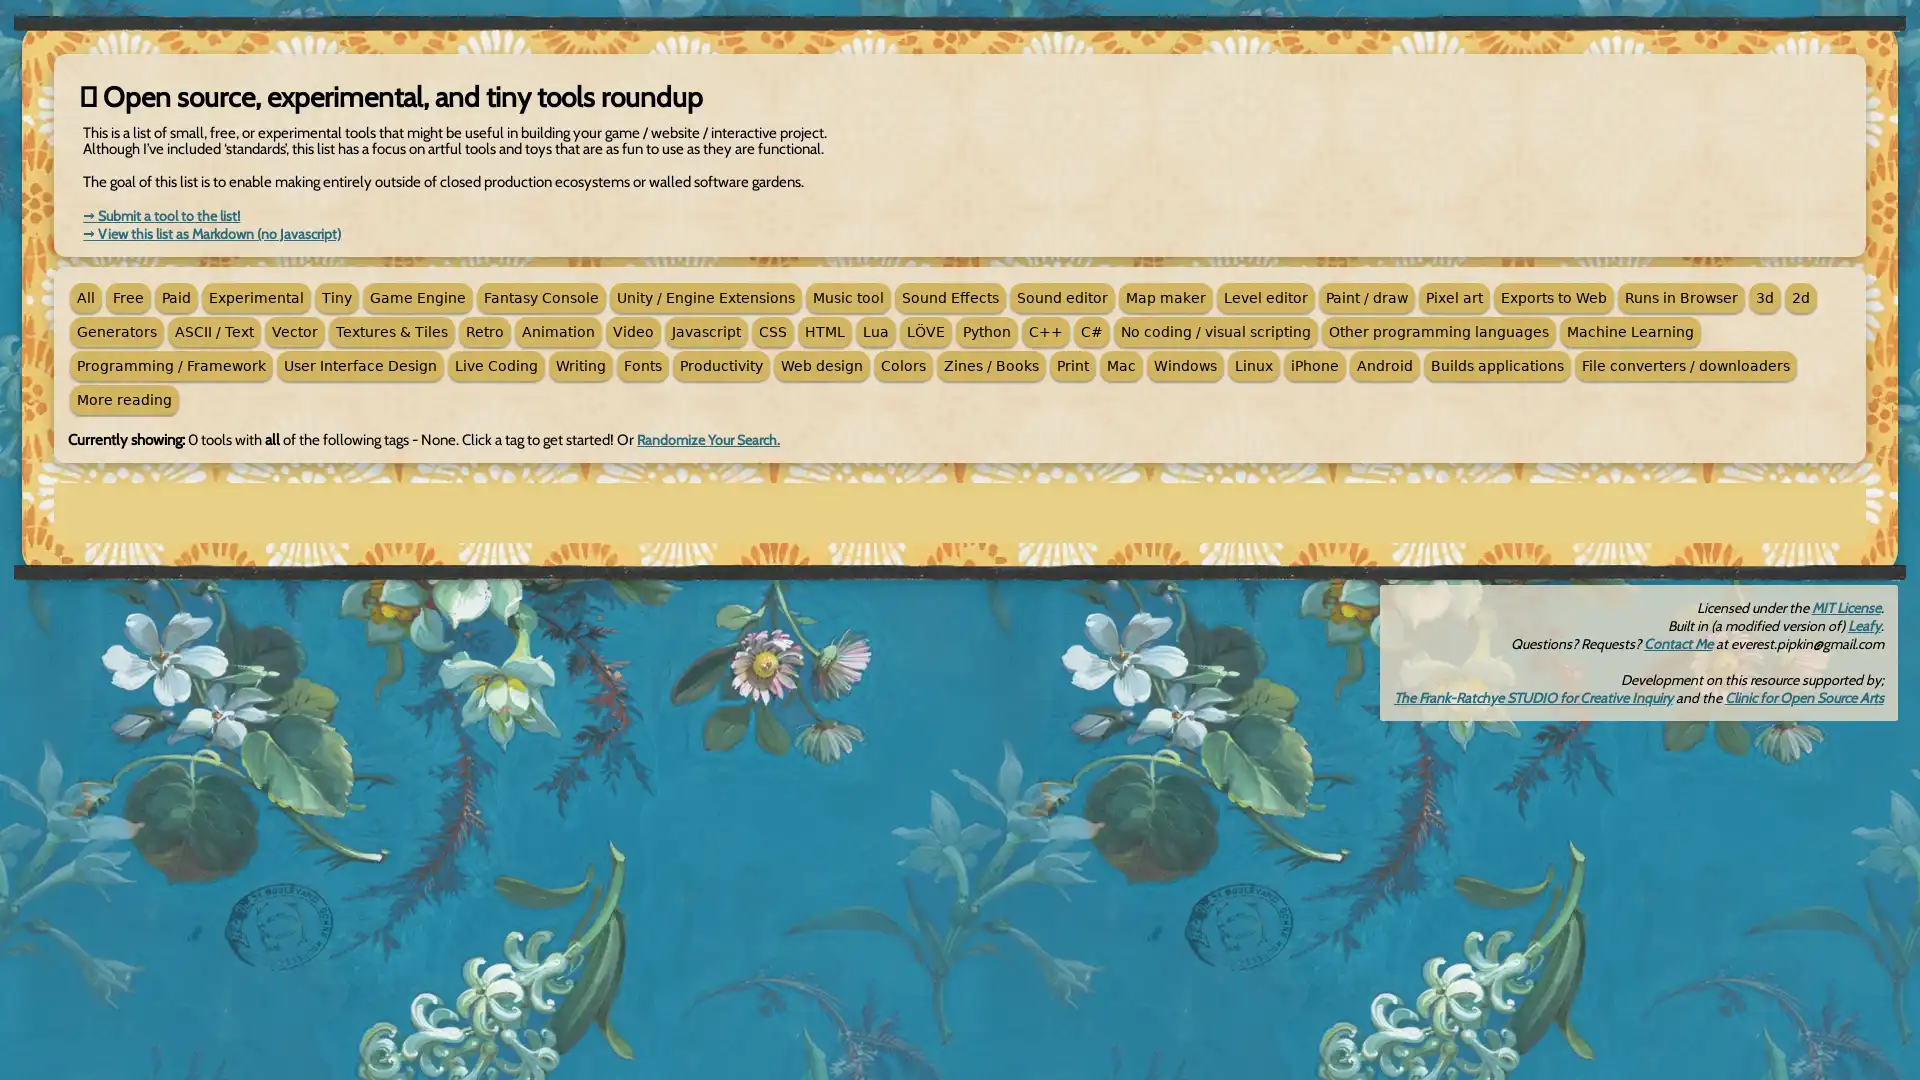 The image size is (1920, 1080). I want to click on HTML, so click(825, 330).